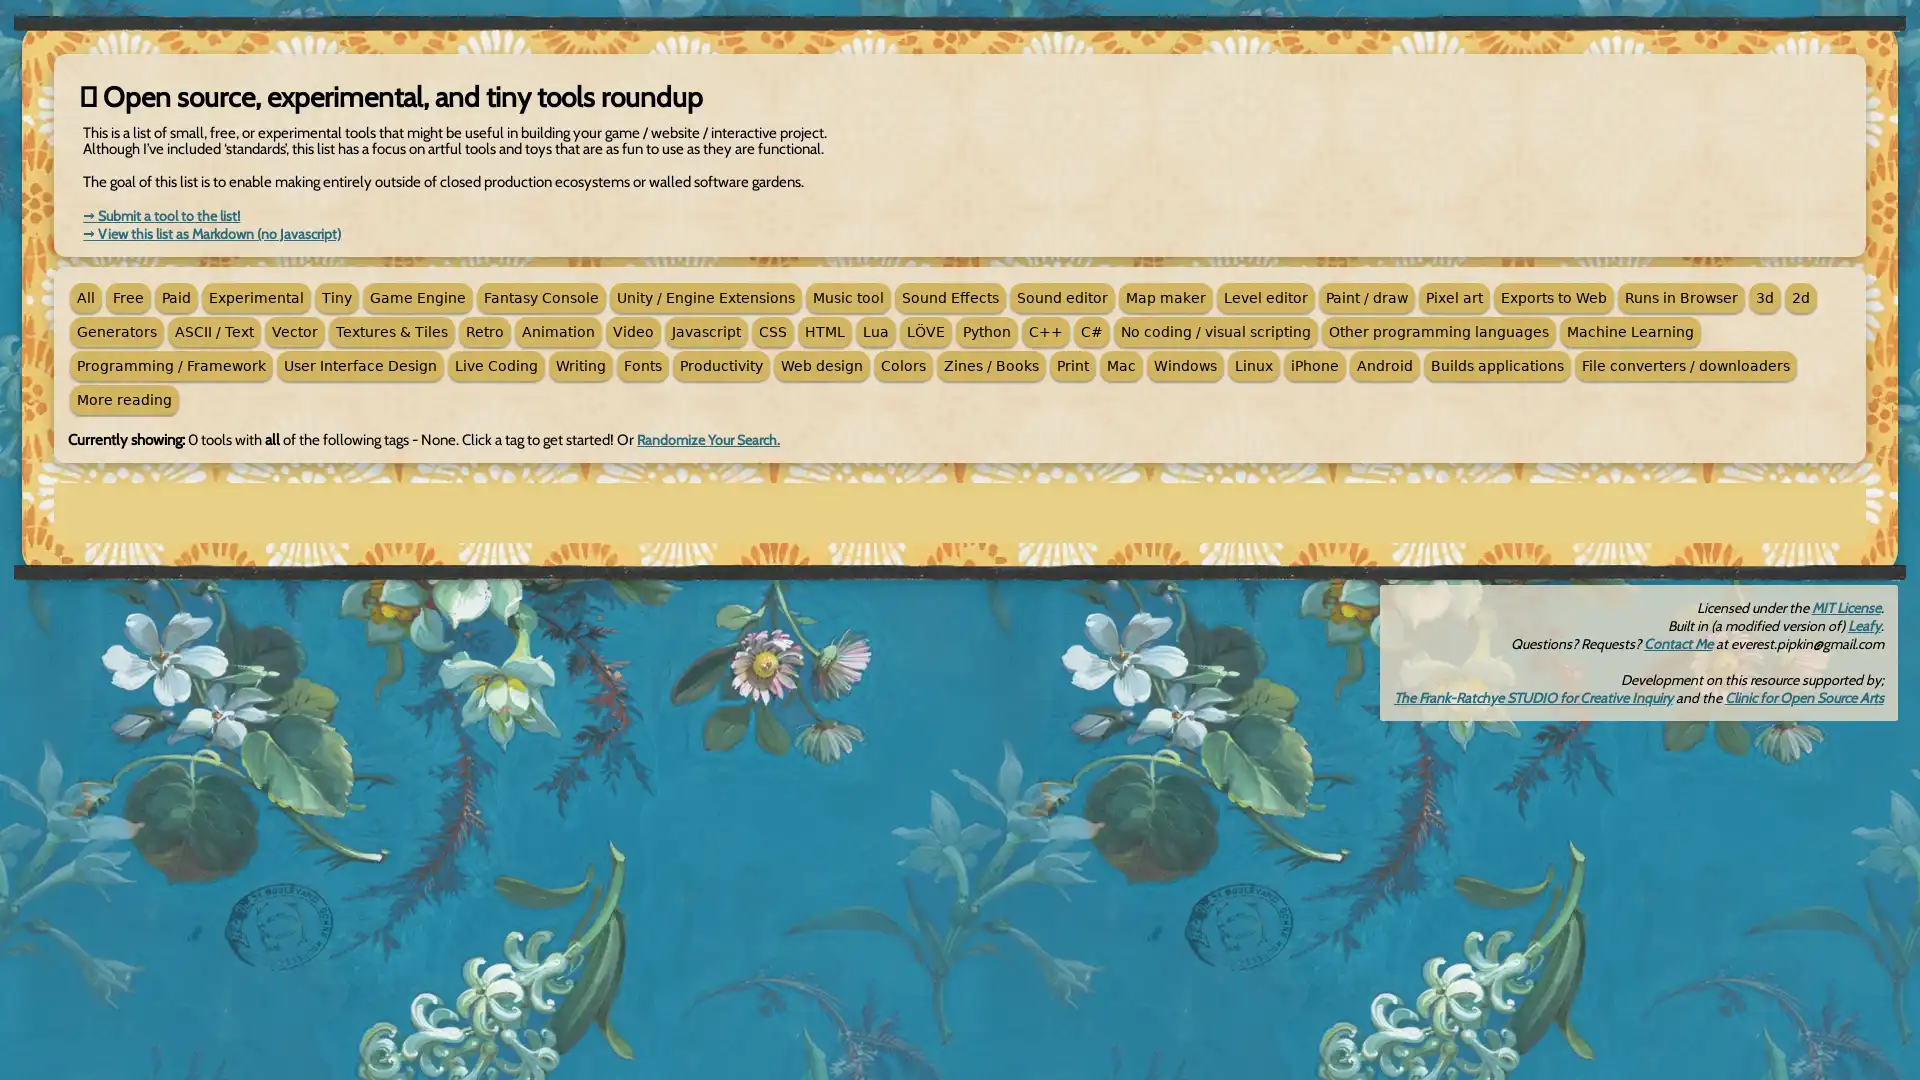 The image size is (1920, 1080). I want to click on HTML, so click(825, 330).